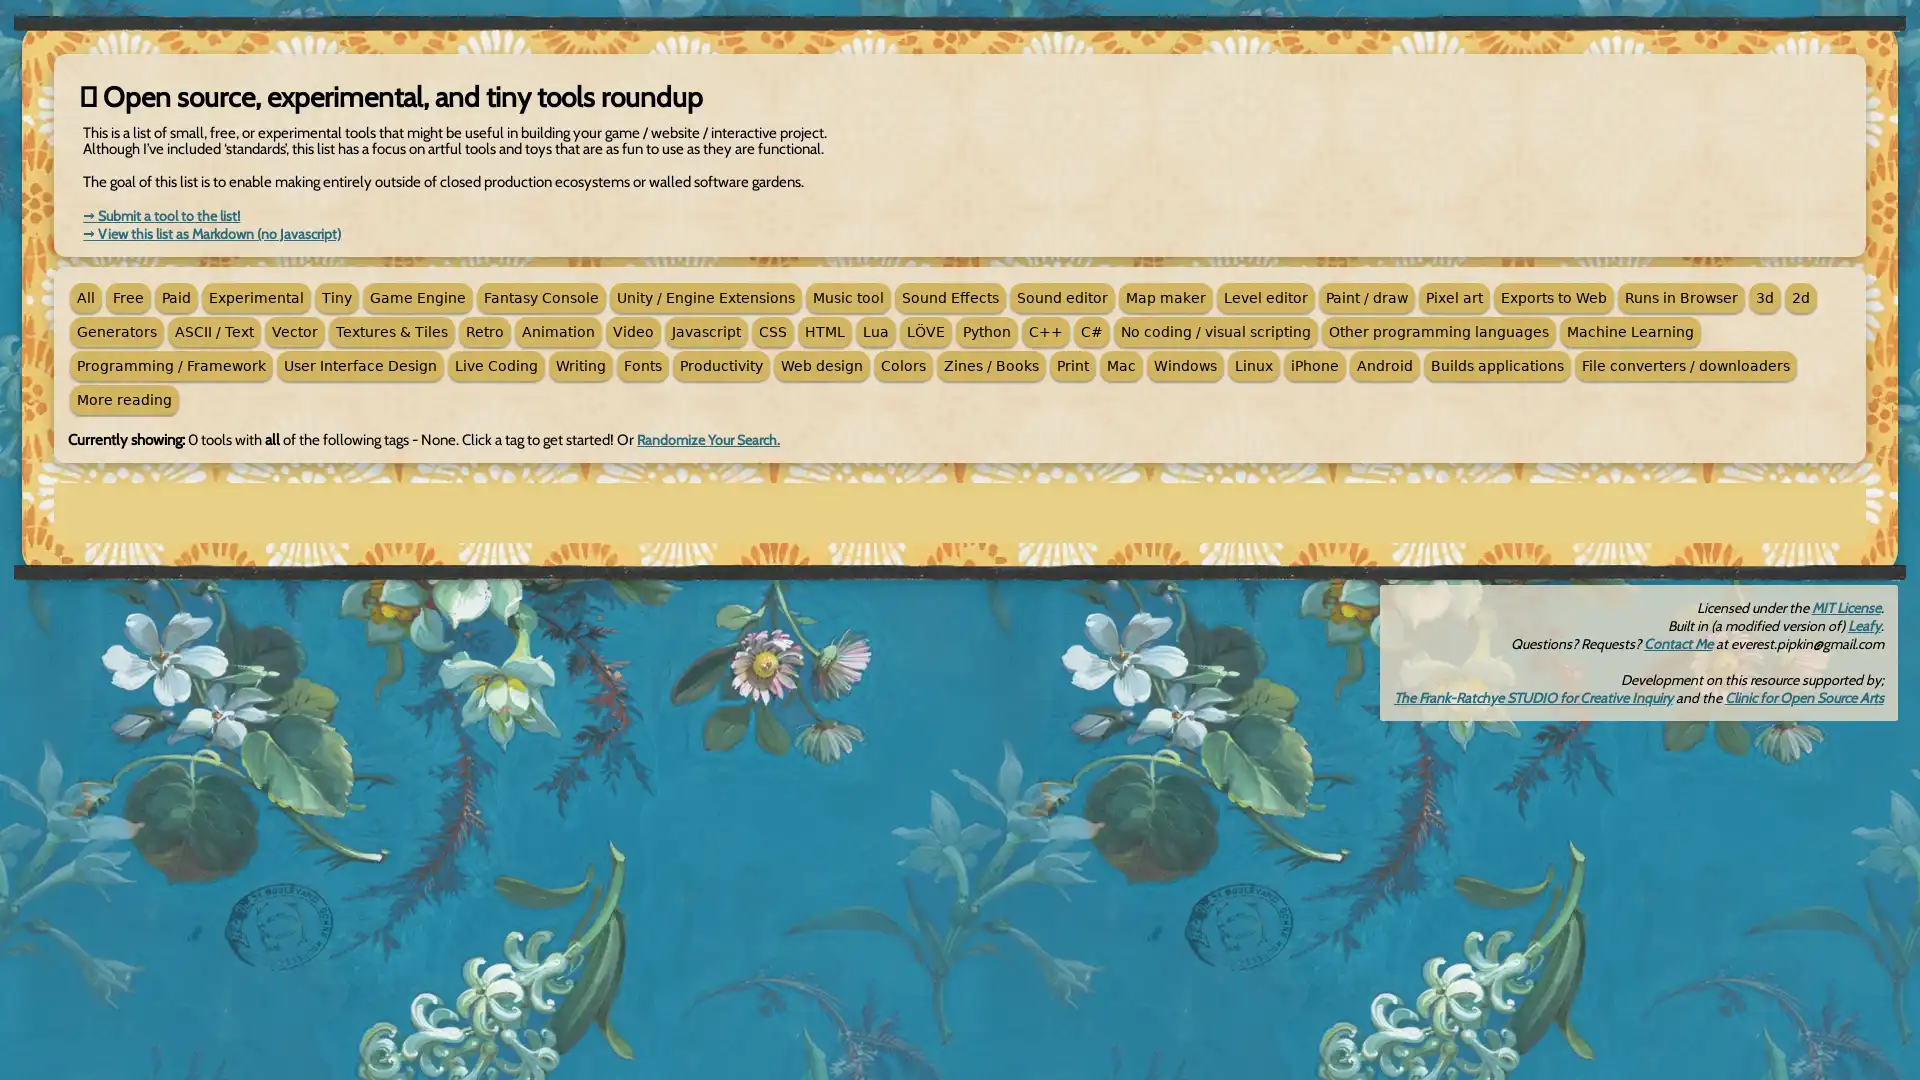 The image size is (1920, 1080). I want to click on HTML, so click(825, 330).